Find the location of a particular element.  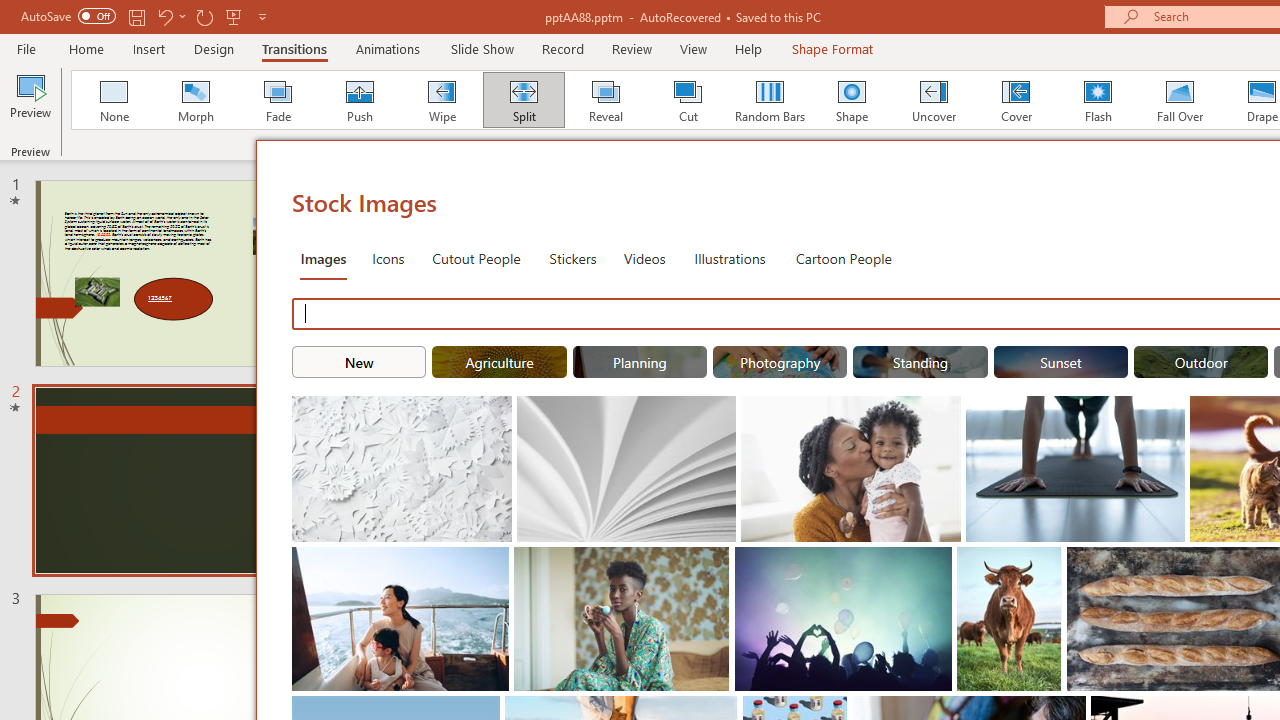

'Split' is located at coordinates (523, 100).